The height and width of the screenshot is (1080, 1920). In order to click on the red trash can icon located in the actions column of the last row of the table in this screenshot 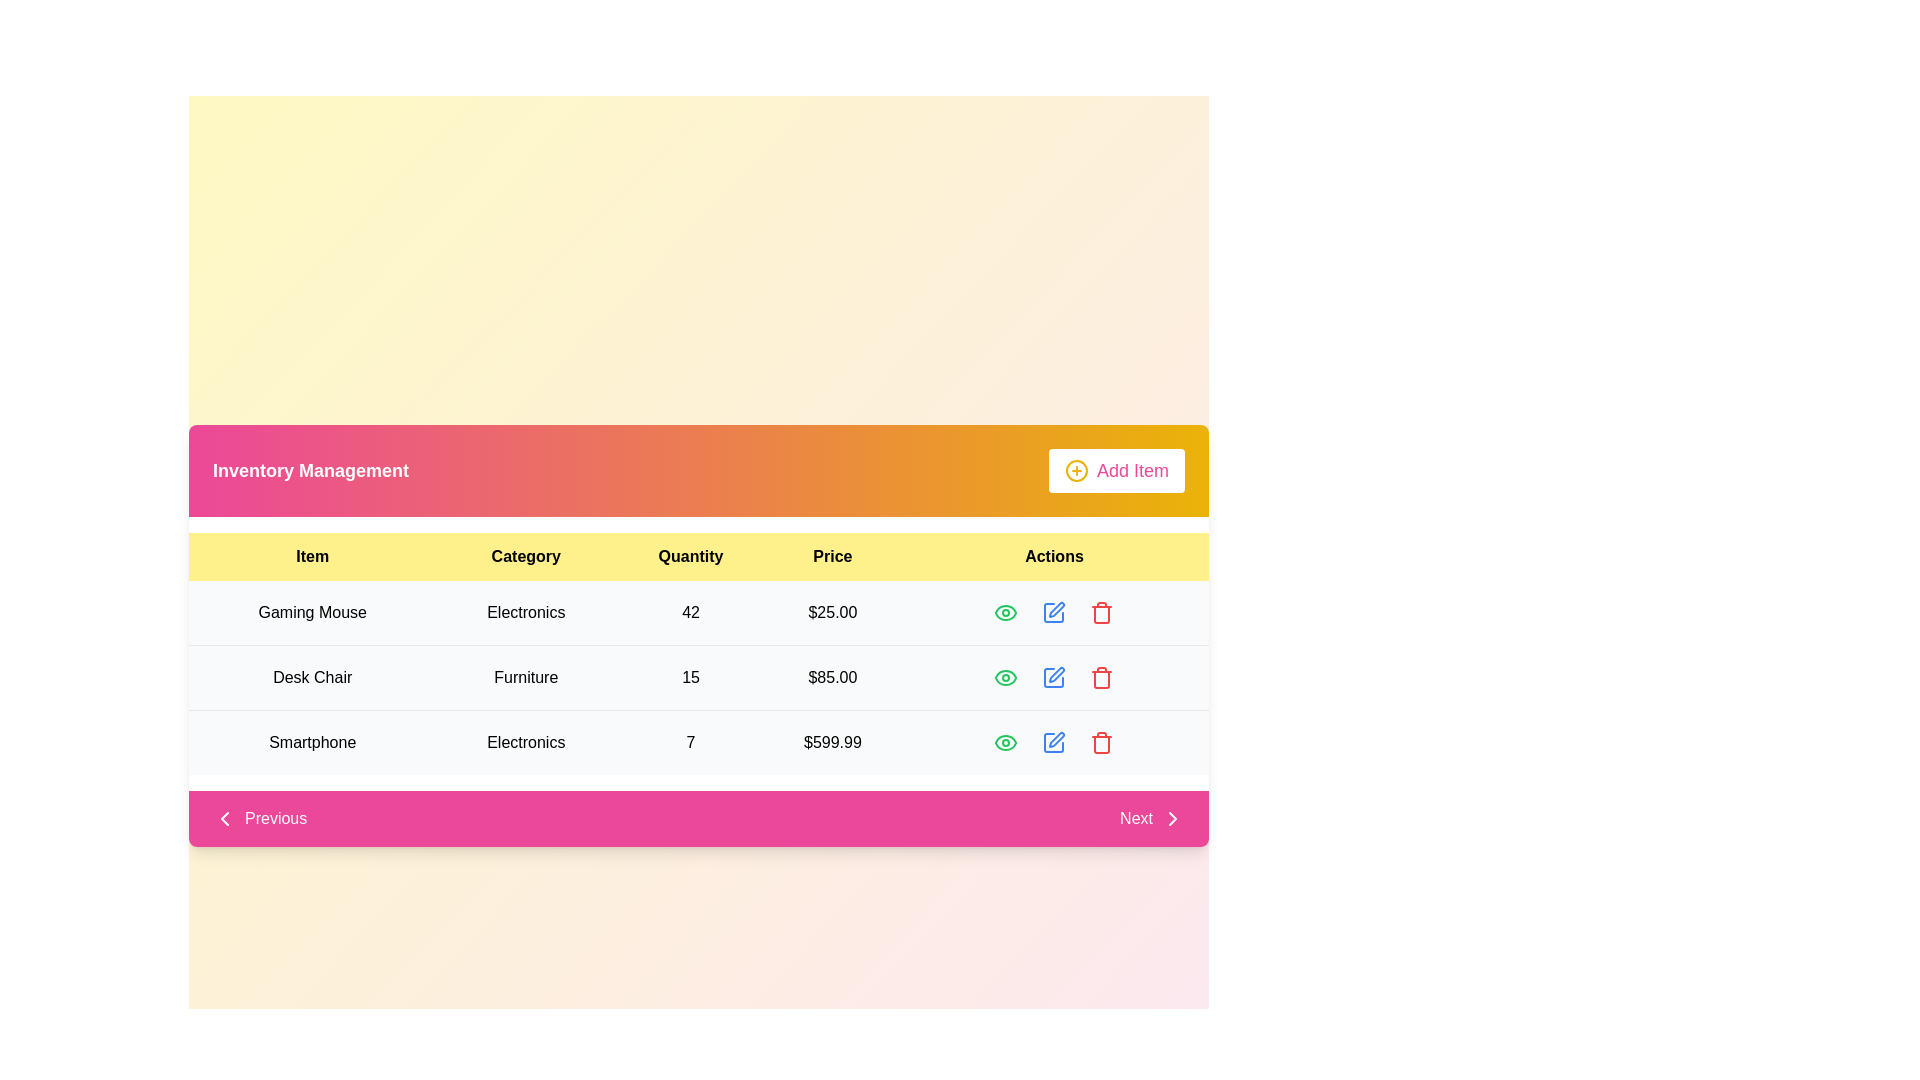, I will do `click(1101, 744)`.